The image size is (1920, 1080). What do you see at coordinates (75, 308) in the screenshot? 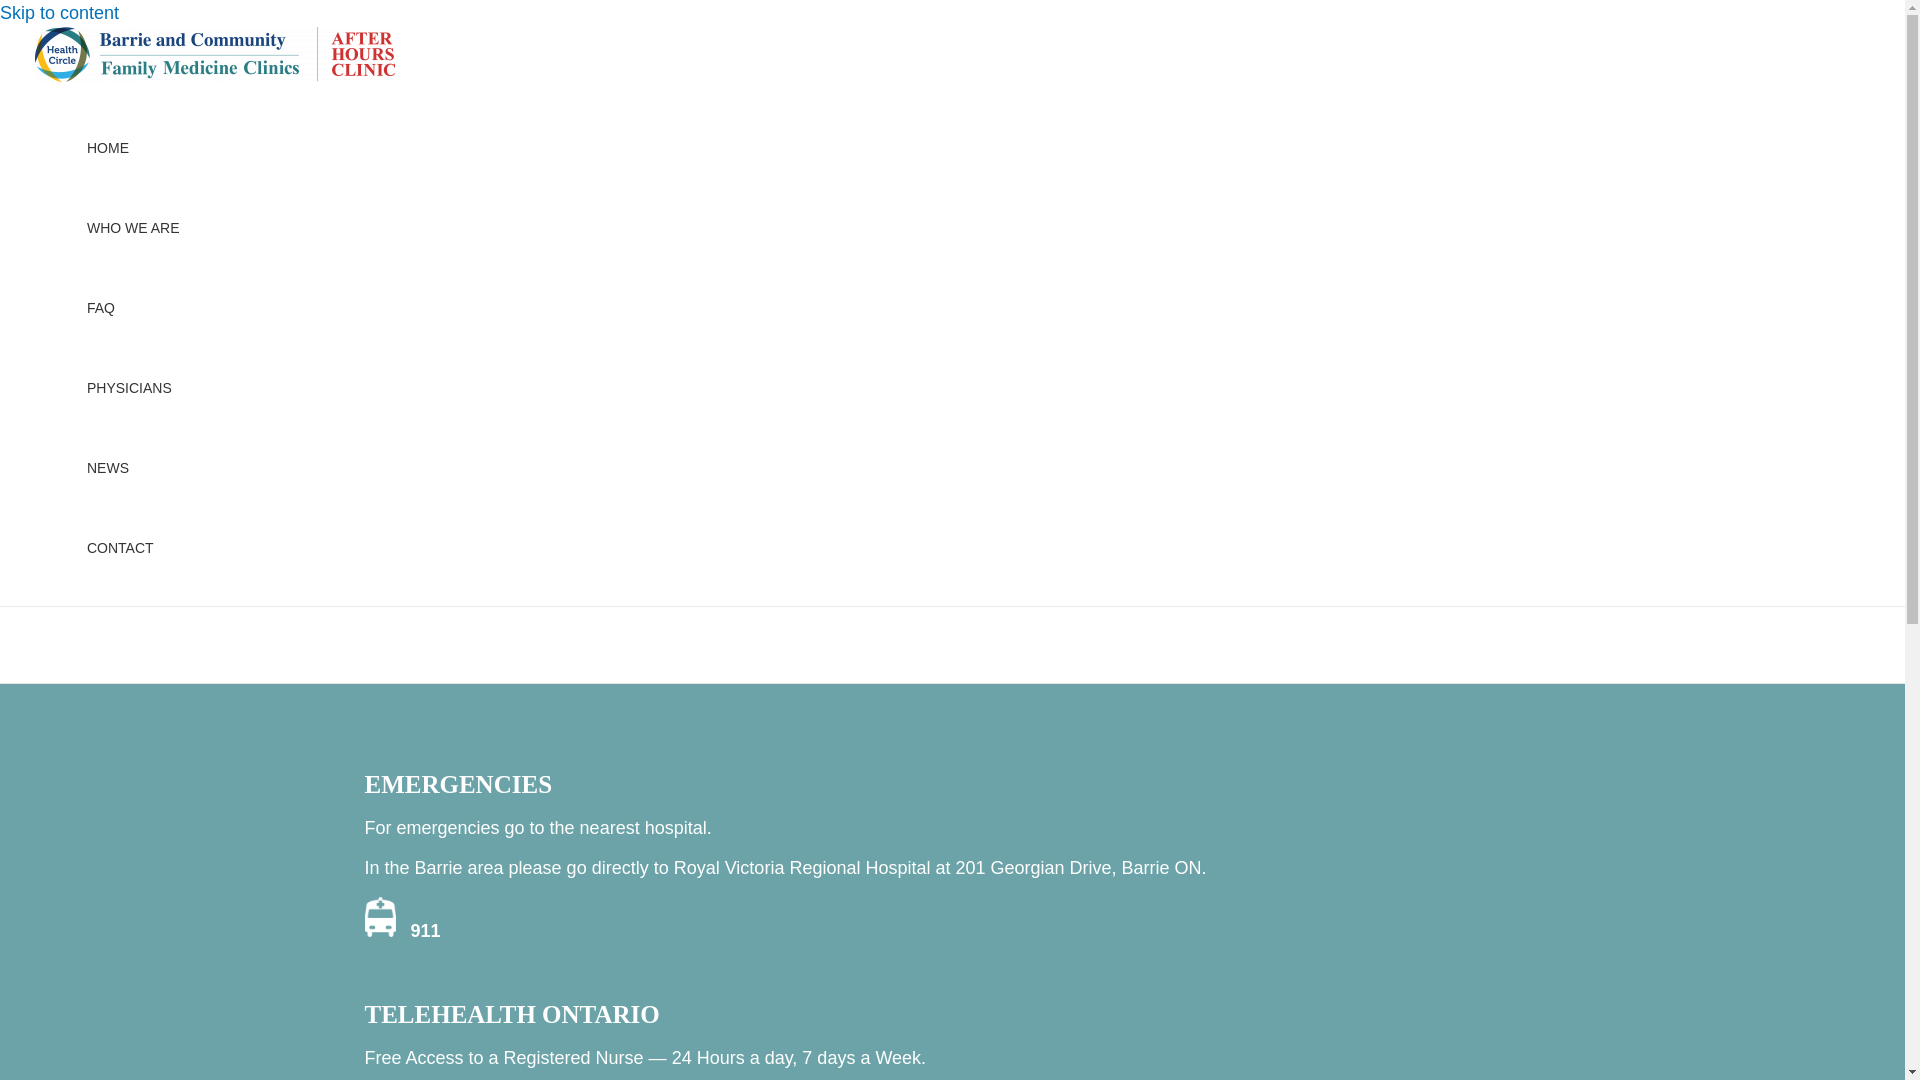
I see `'FAQ'` at bounding box center [75, 308].